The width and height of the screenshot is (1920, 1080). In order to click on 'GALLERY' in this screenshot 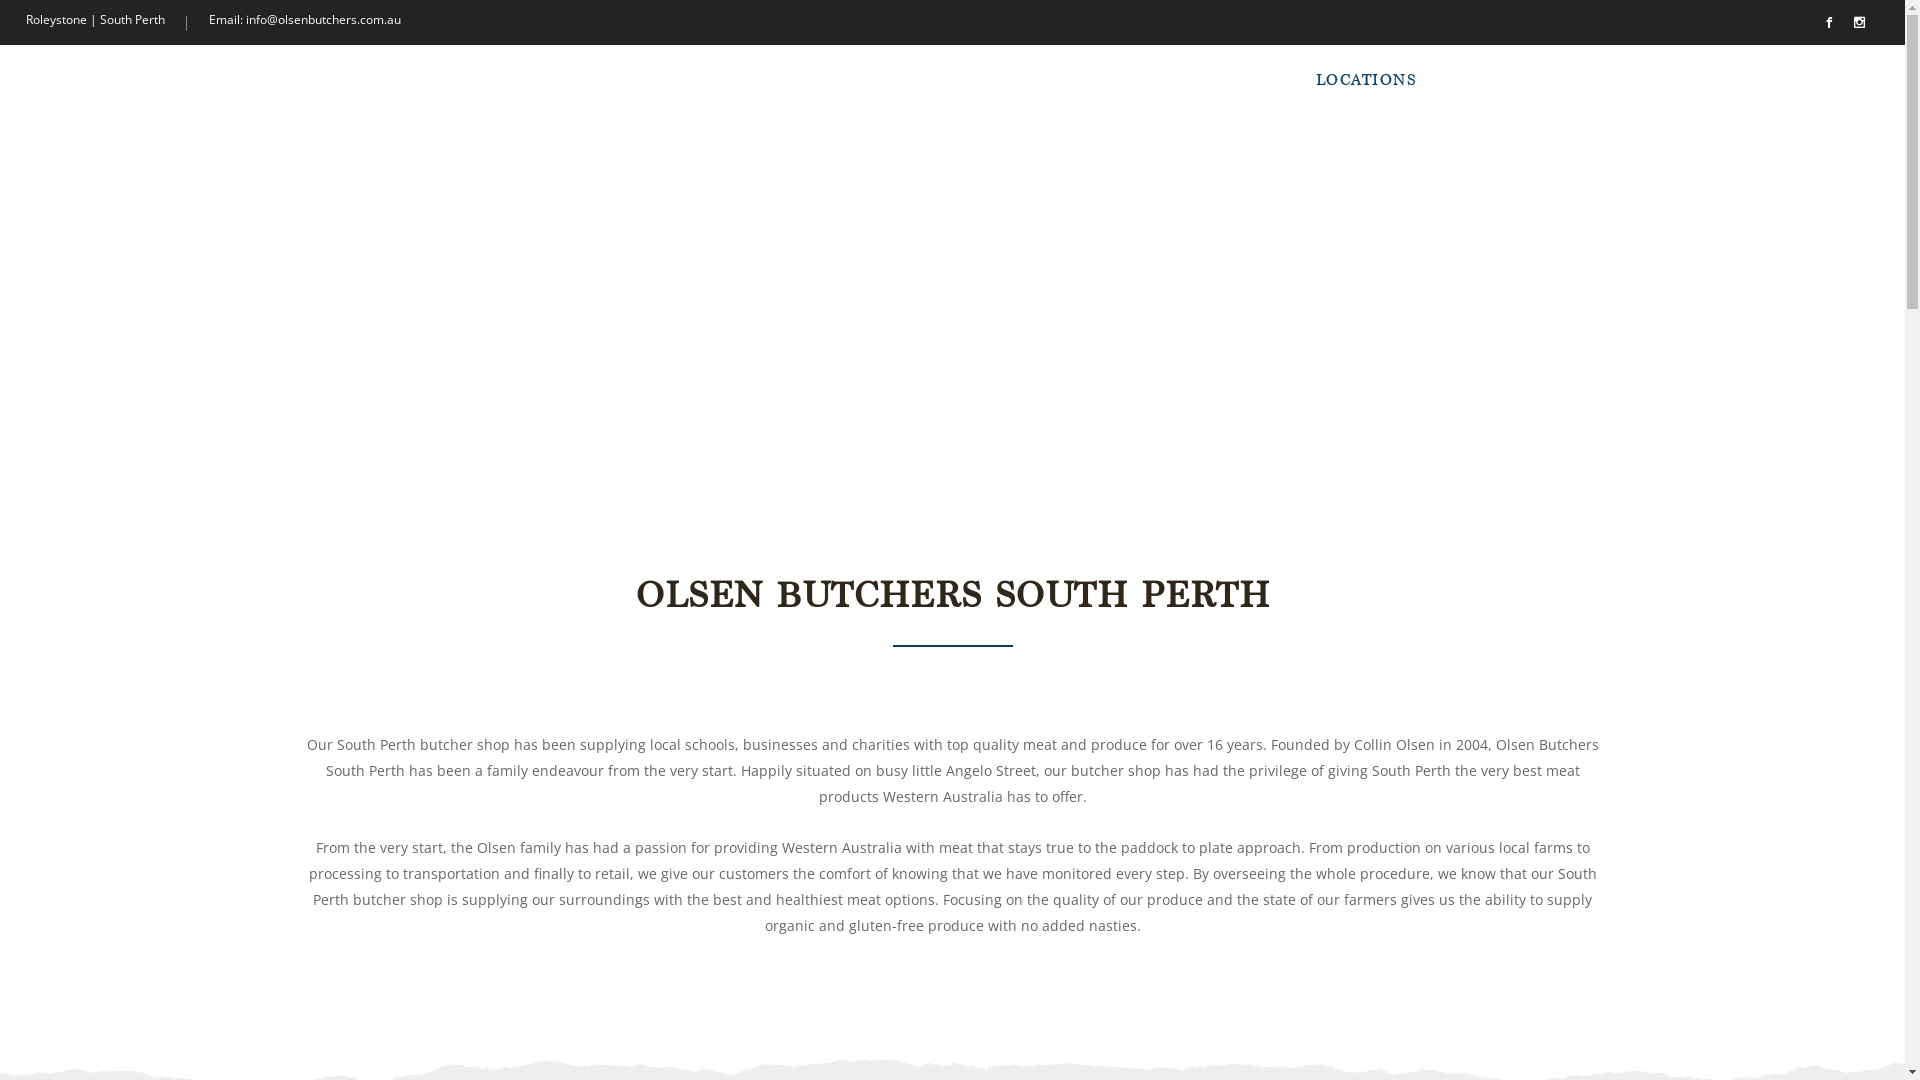, I will do `click(1433, 78)`.